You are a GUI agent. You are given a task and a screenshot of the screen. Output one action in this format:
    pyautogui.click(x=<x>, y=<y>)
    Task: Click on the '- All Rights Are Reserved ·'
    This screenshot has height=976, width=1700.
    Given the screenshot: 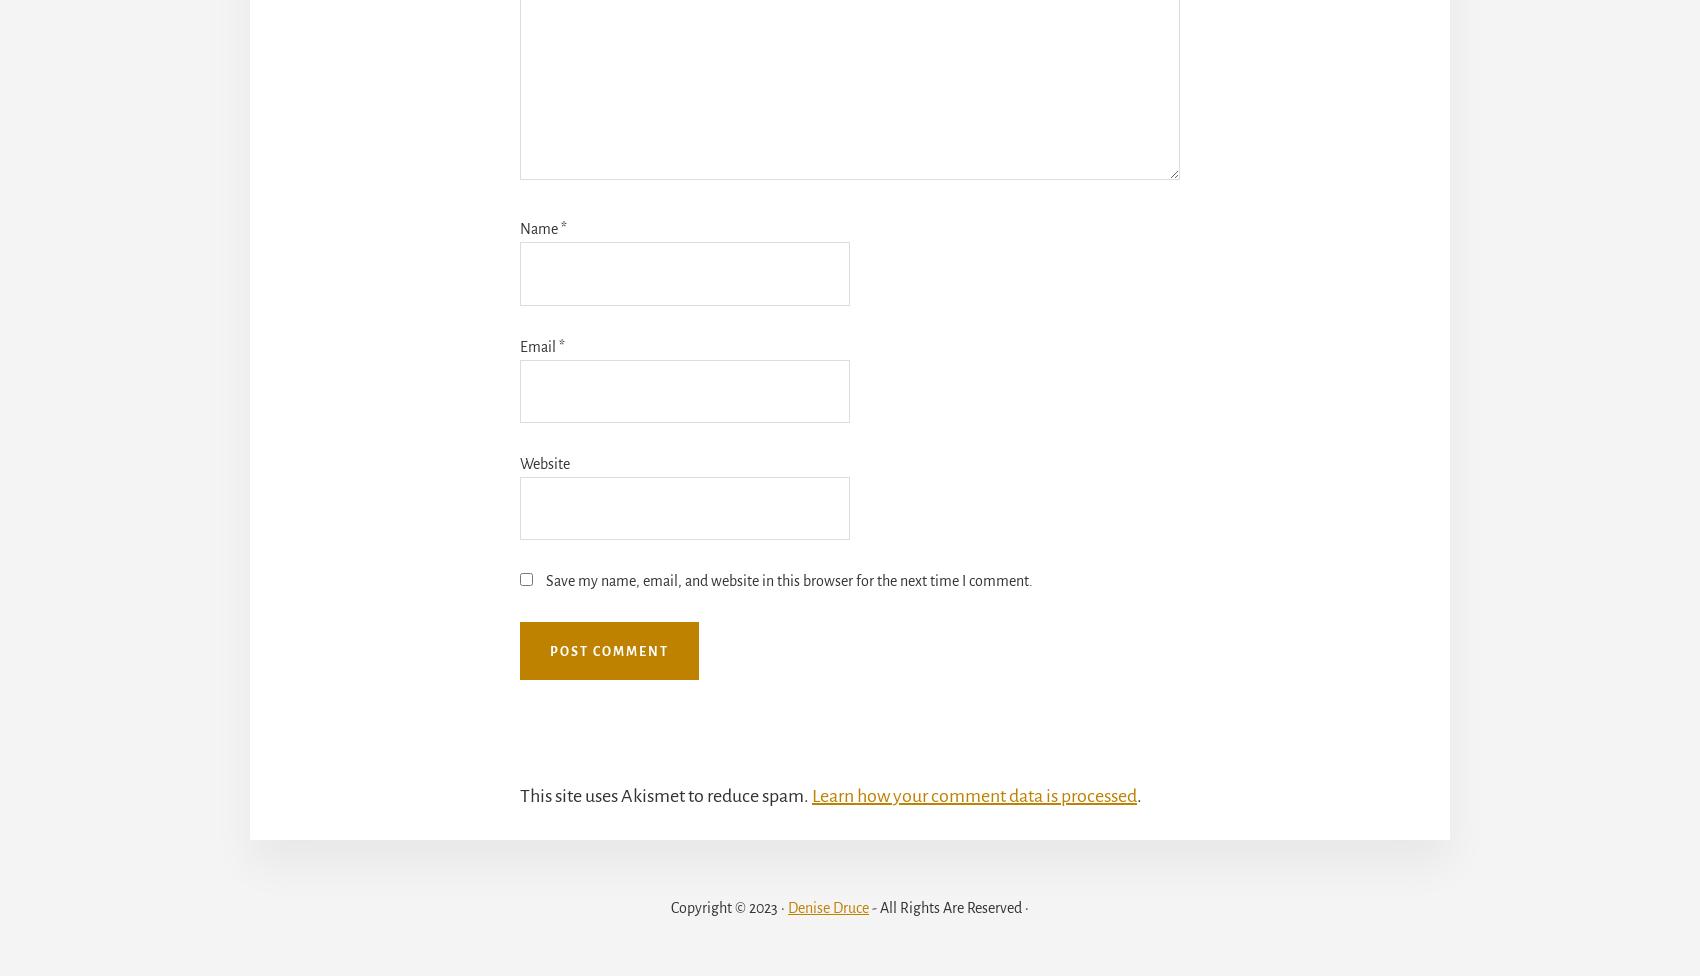 What is the action you would take?
    pyautogui.click(x=948, y=906)
    